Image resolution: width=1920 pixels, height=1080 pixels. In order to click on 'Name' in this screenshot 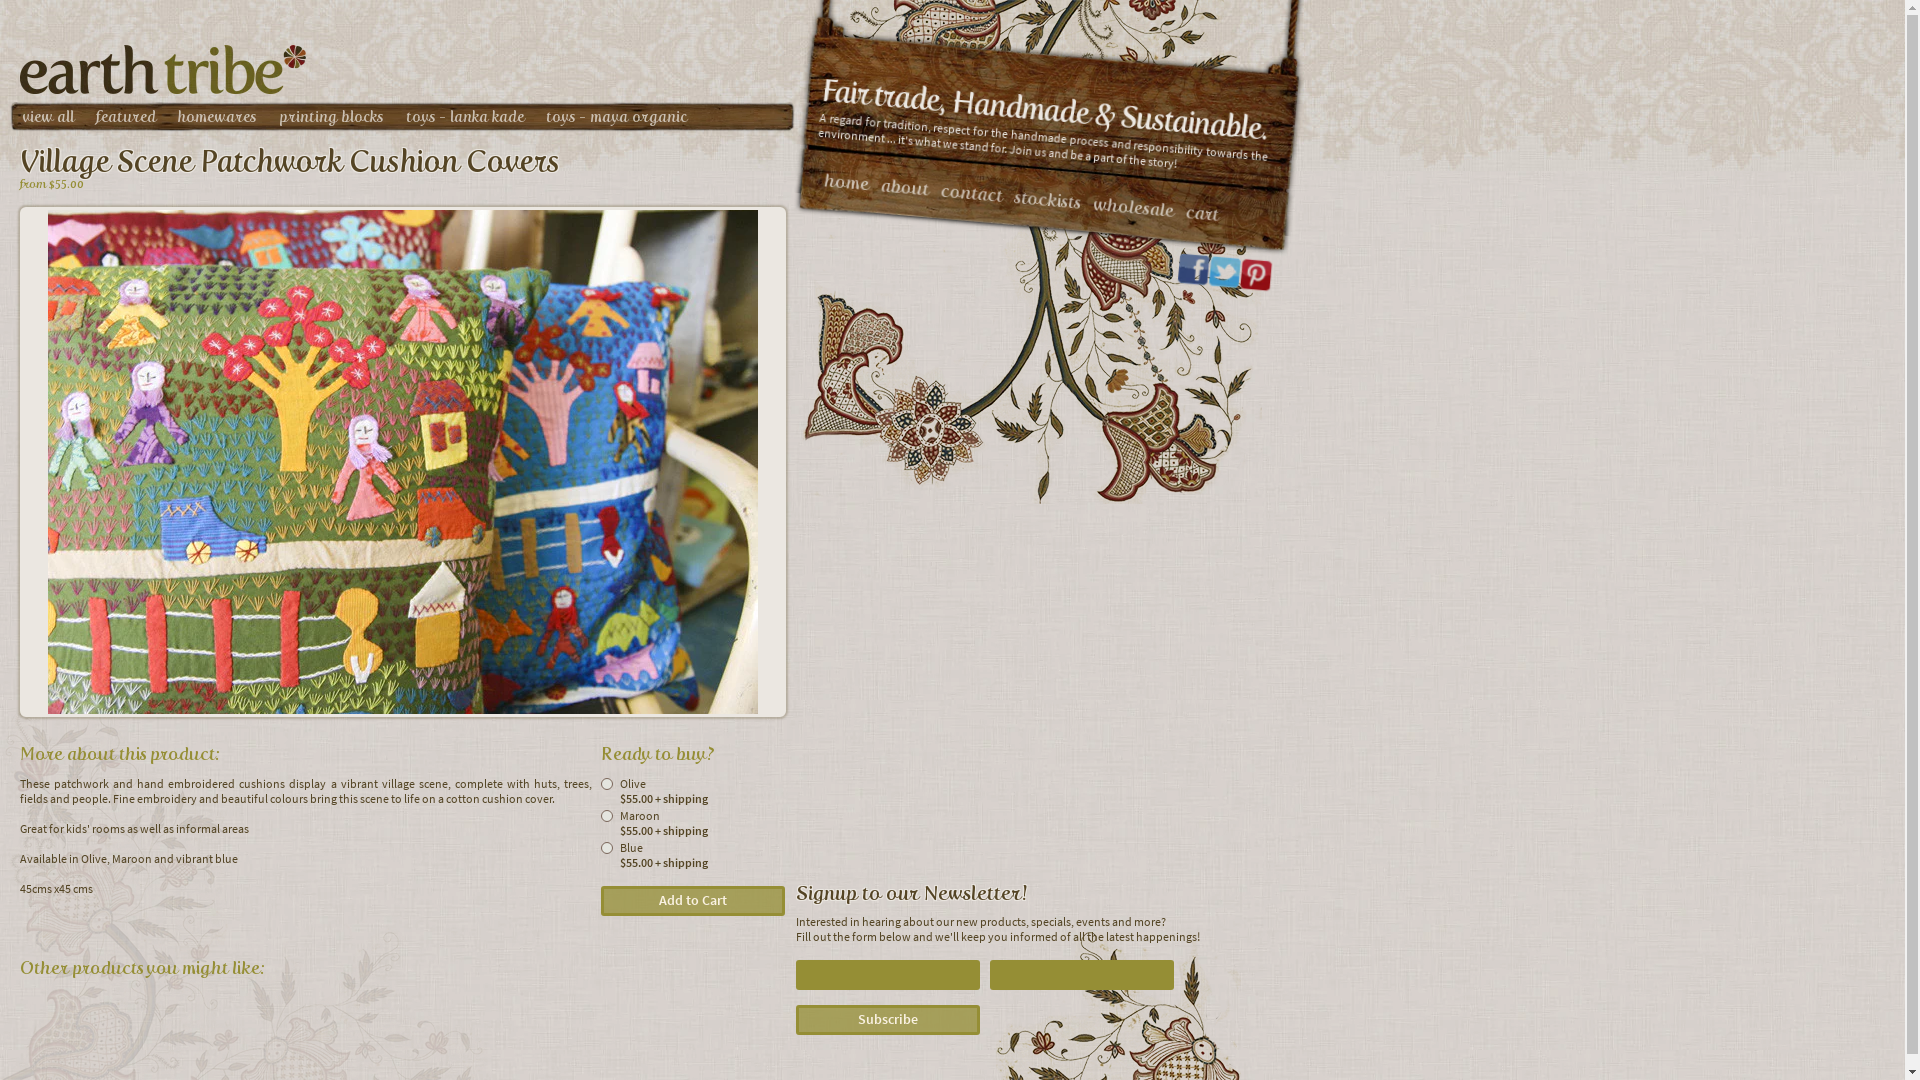, I will do `click(887, 974)`.